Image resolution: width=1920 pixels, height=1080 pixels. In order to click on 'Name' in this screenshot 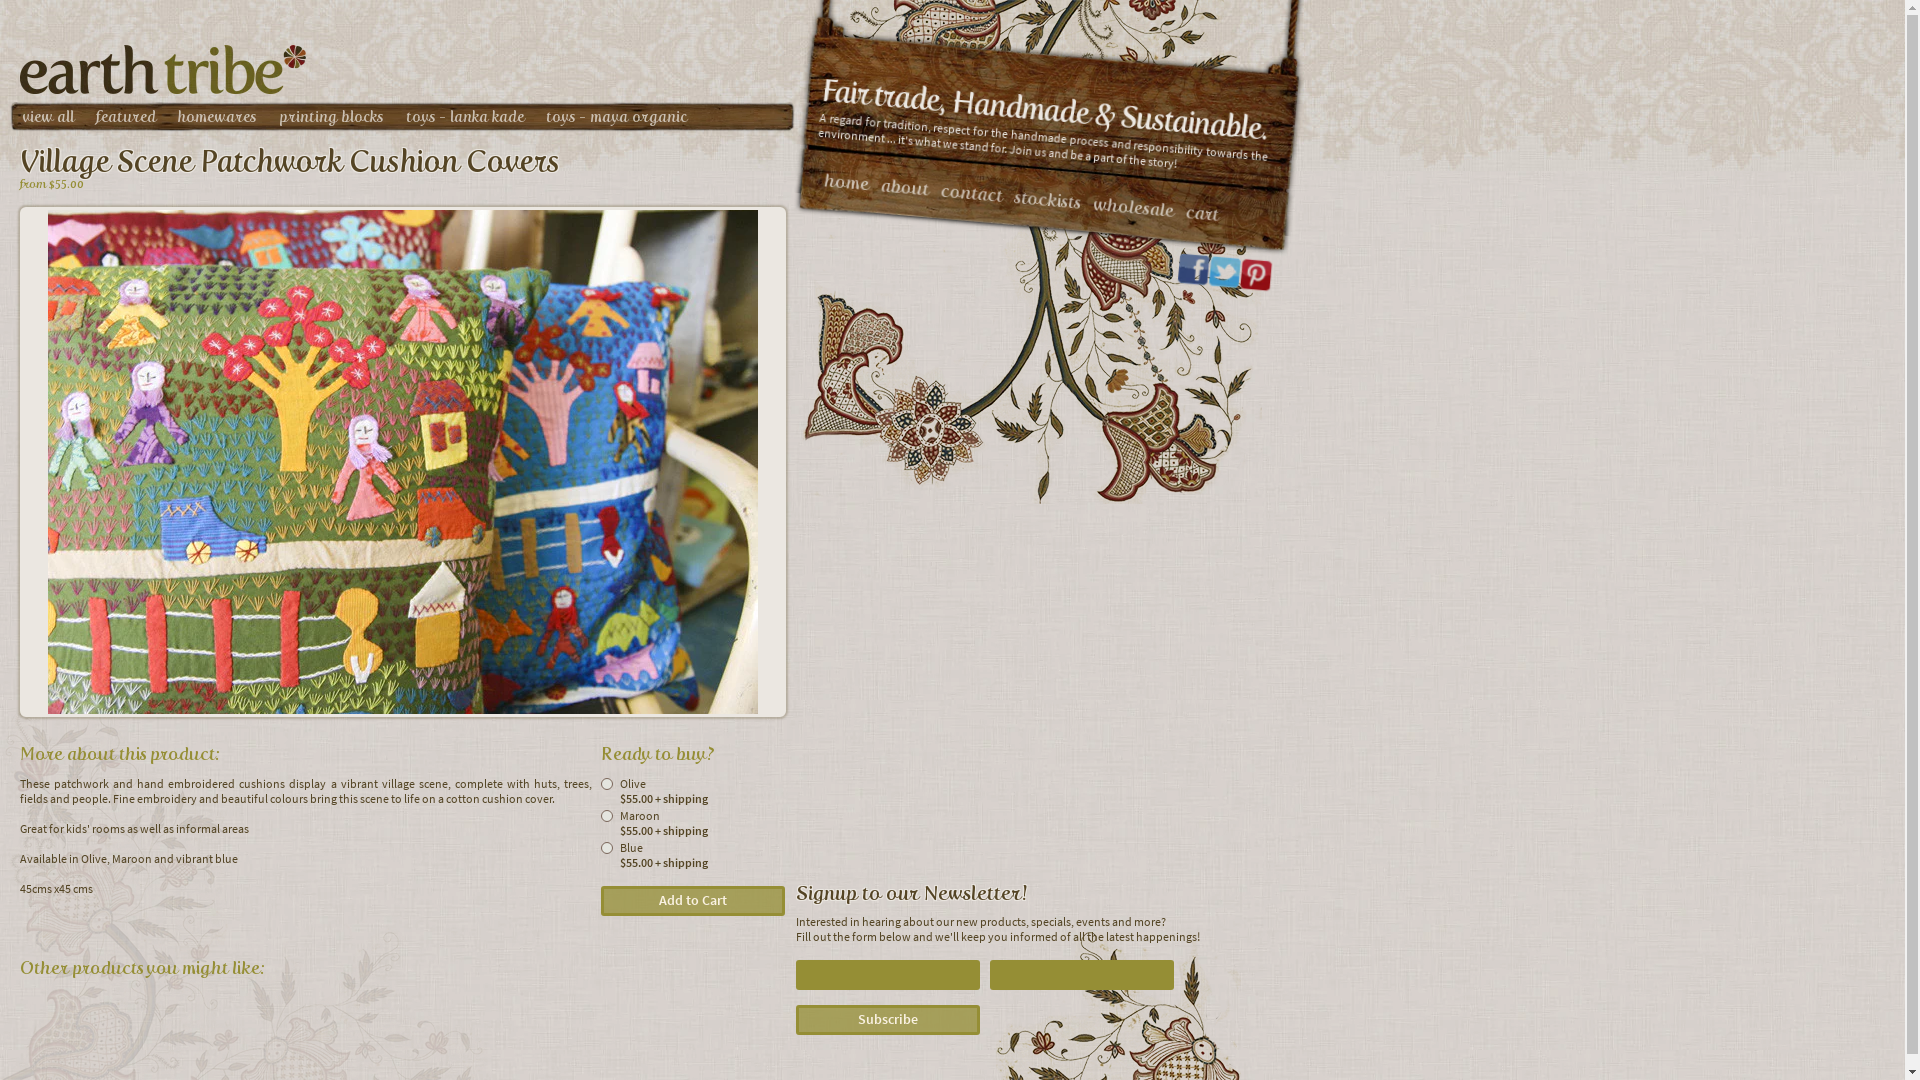, I will do `click(887, 974)`.